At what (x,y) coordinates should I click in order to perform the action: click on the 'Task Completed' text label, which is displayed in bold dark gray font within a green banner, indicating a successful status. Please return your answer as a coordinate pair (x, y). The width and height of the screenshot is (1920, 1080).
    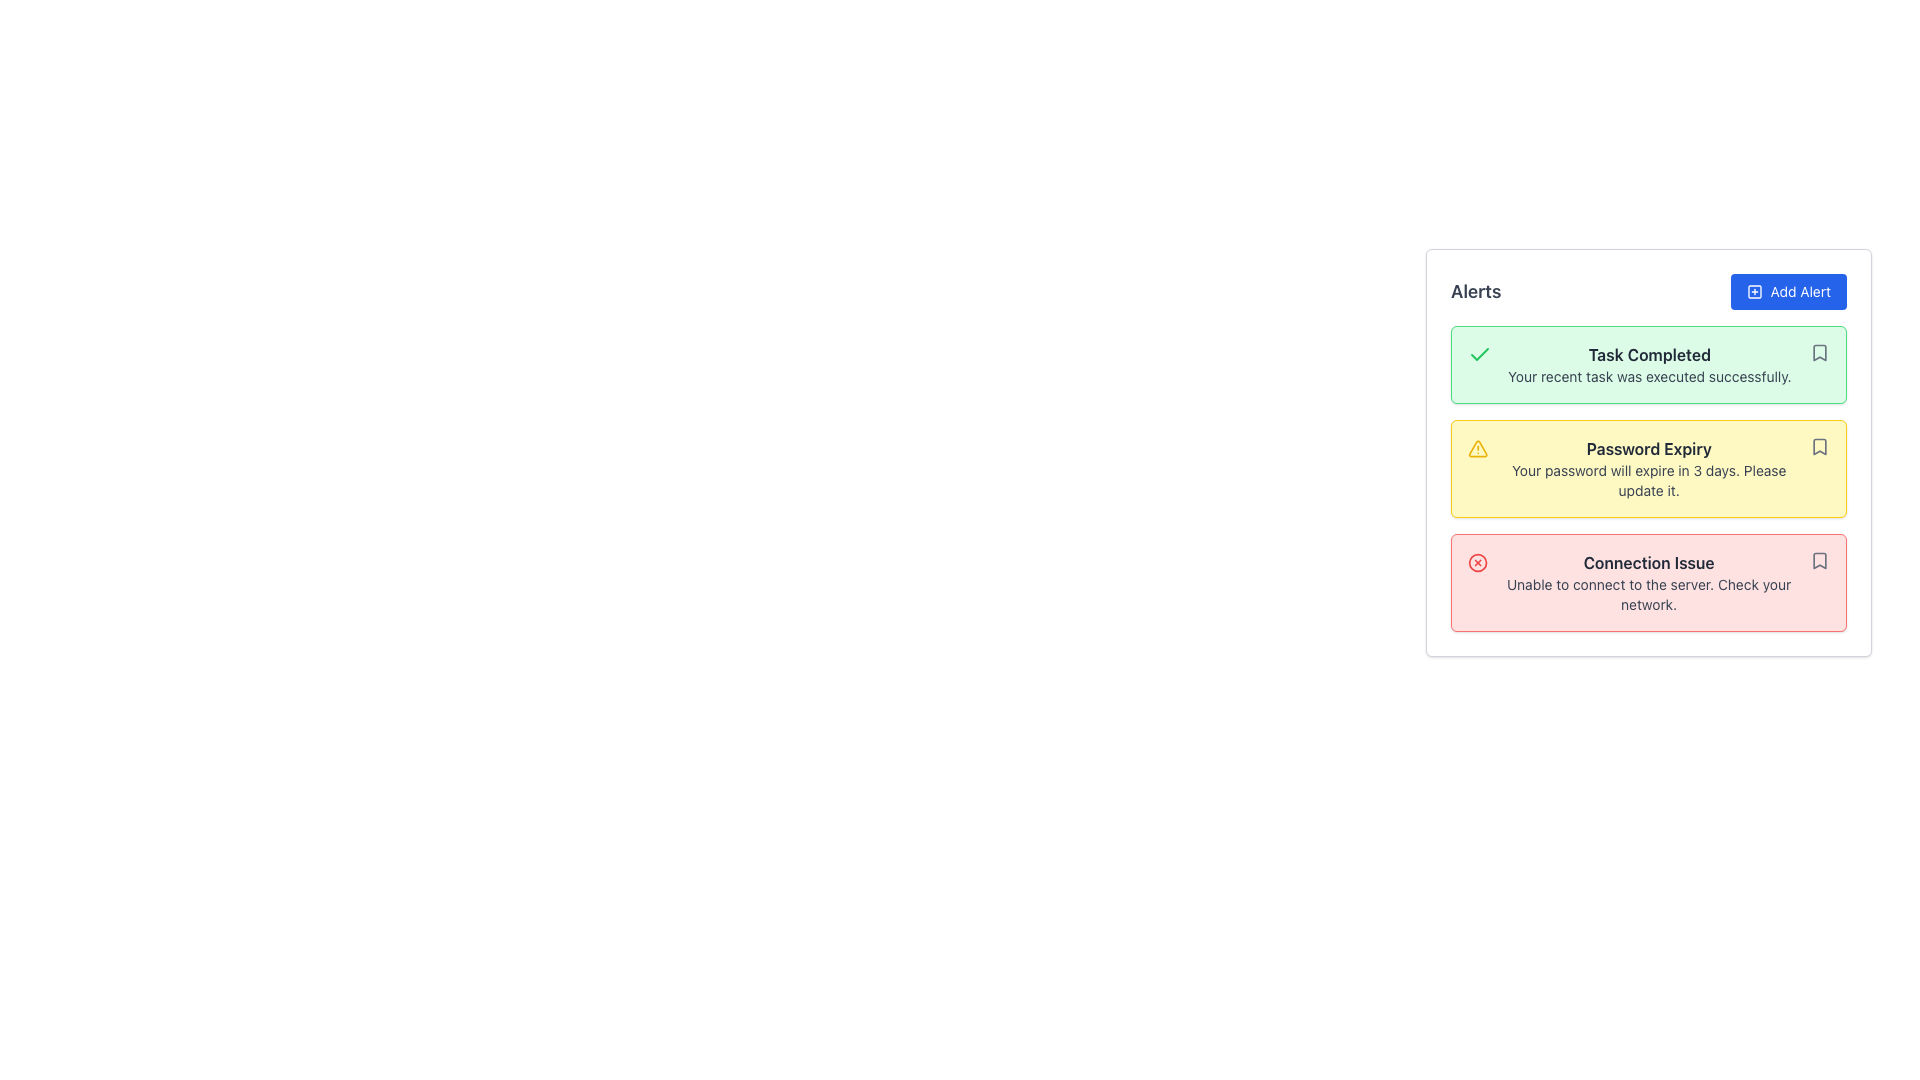
    Looking at the image, I should click on (1649, 353).